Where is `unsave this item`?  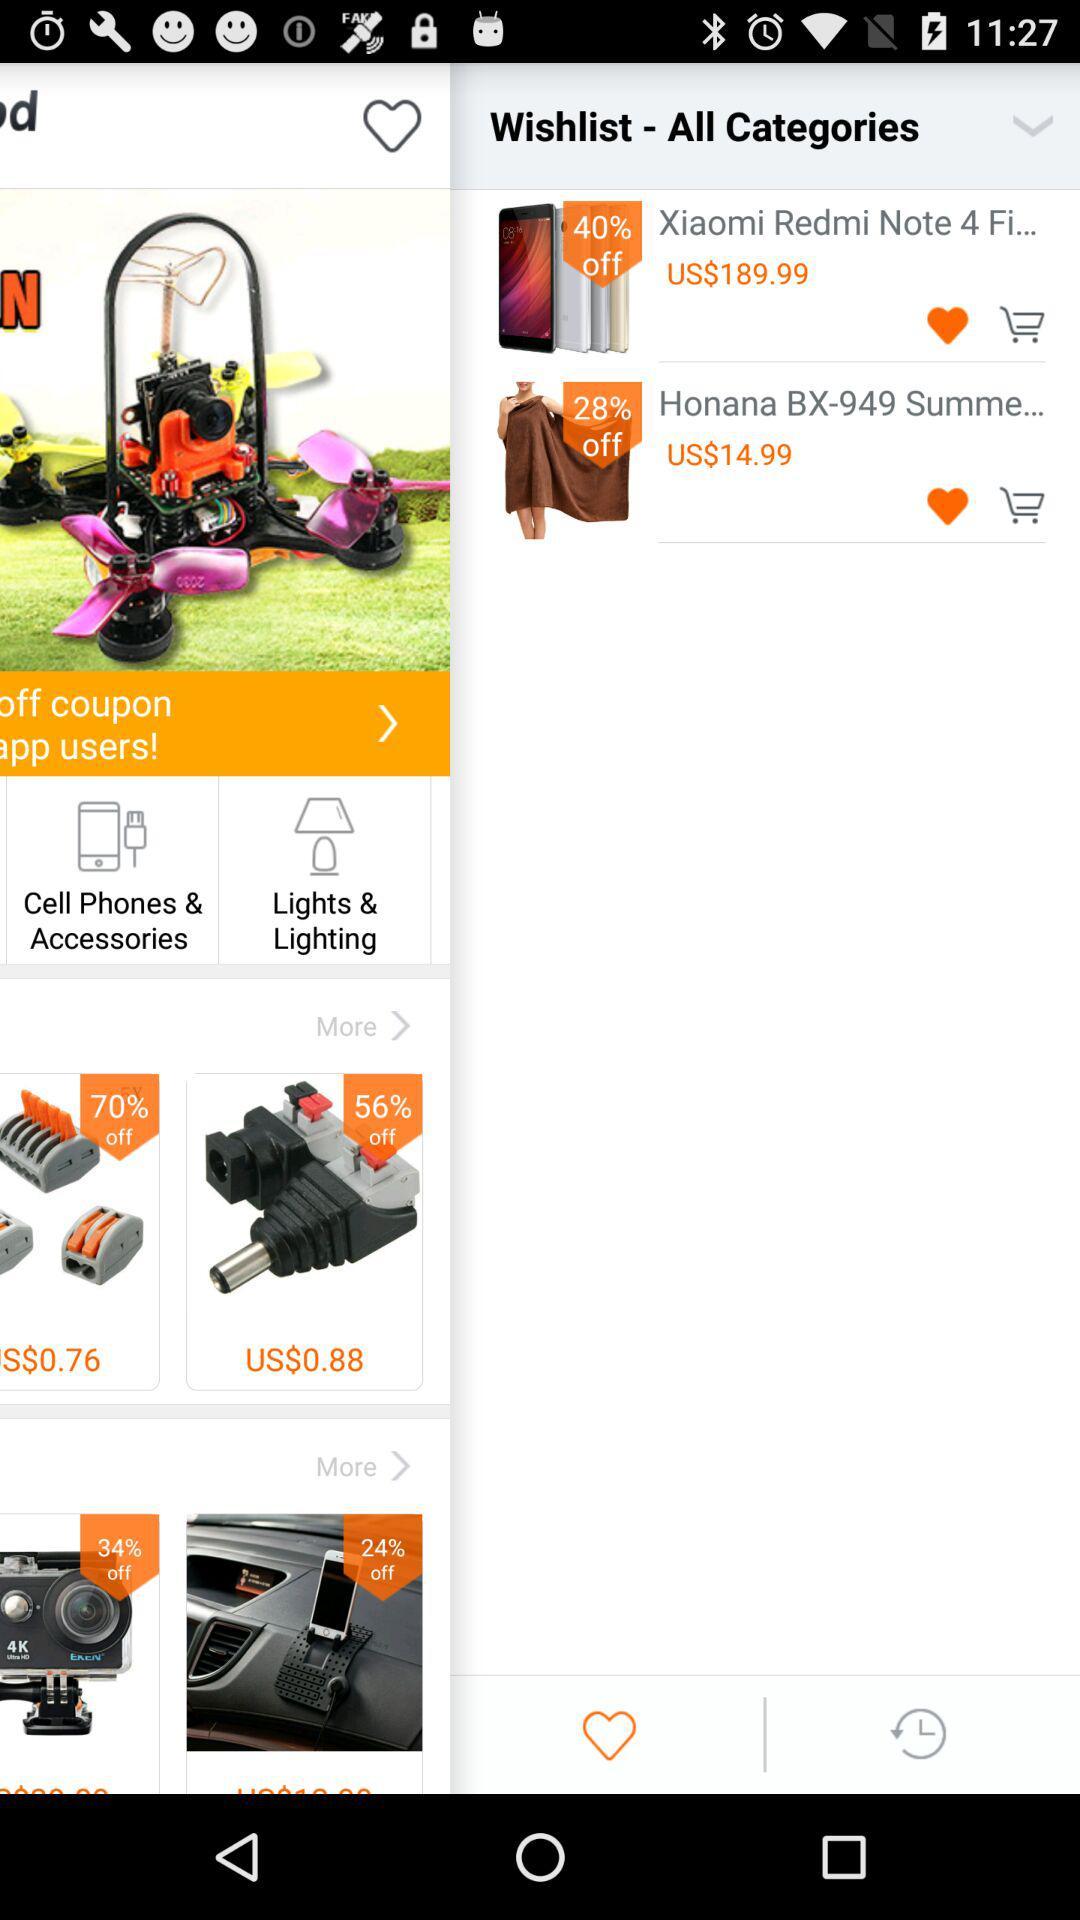 unsave this item is located at coordinates (947, 505).